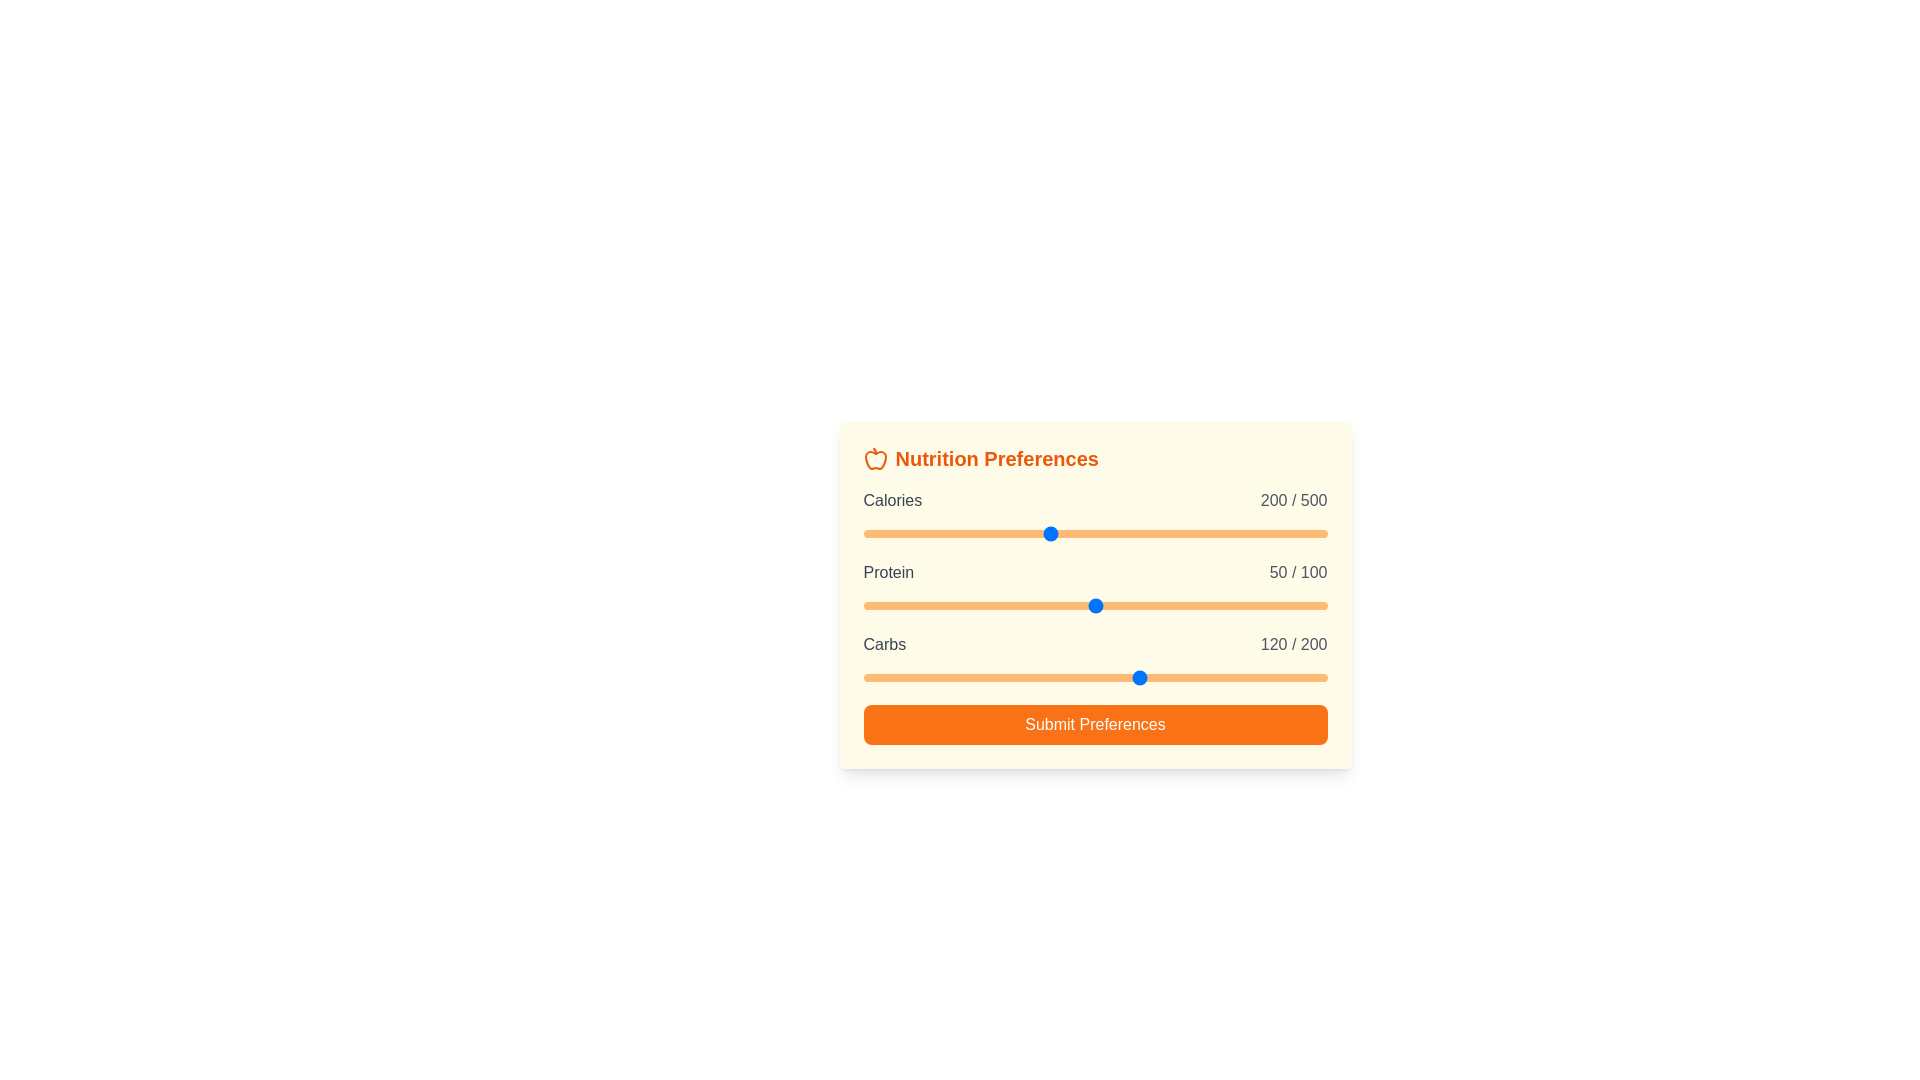 This screenshot has width=1920, height=1080. I want to click on the apple-shaped icon graphic located within the title's small icon on the top-left side of the 'Nutrition Preferences' card, so click(875, 460).